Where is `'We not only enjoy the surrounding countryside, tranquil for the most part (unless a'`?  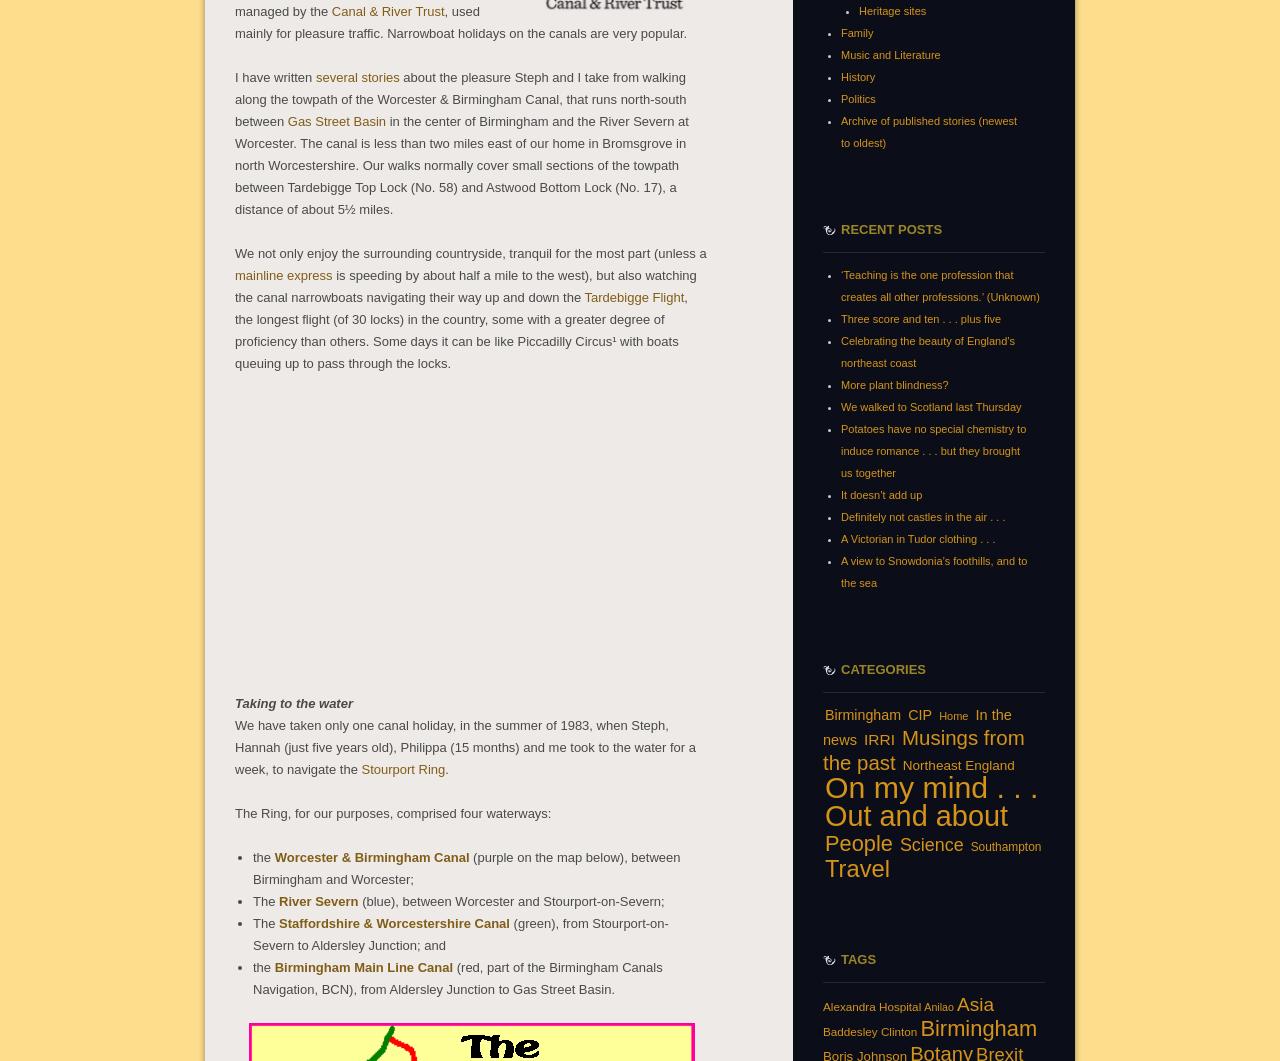 'We not only enjoy the surrounding countryside, tranquil for the most part (unless a' is located at coordinates (235, 251).